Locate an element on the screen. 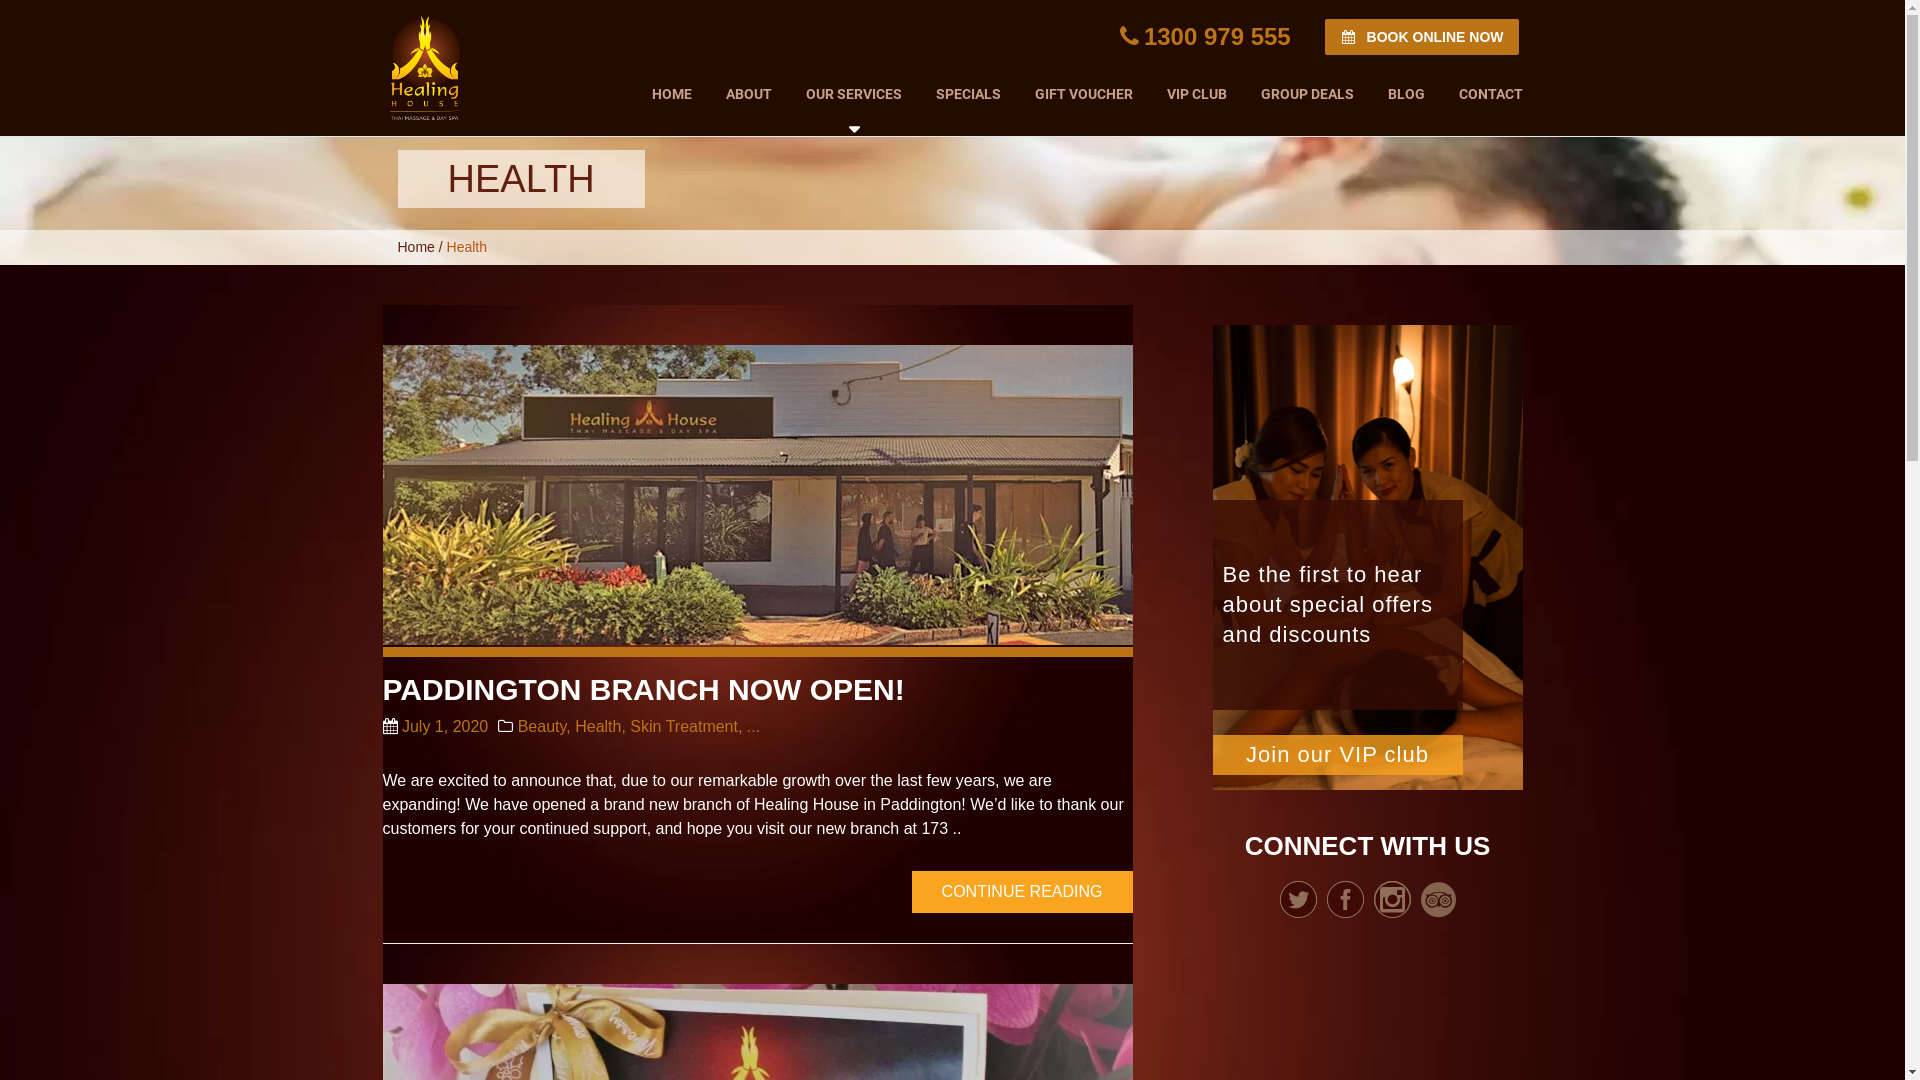 The image size is (1920, 1080). 'GIFT VOUCHER' is located at coordinates (1017, 88).